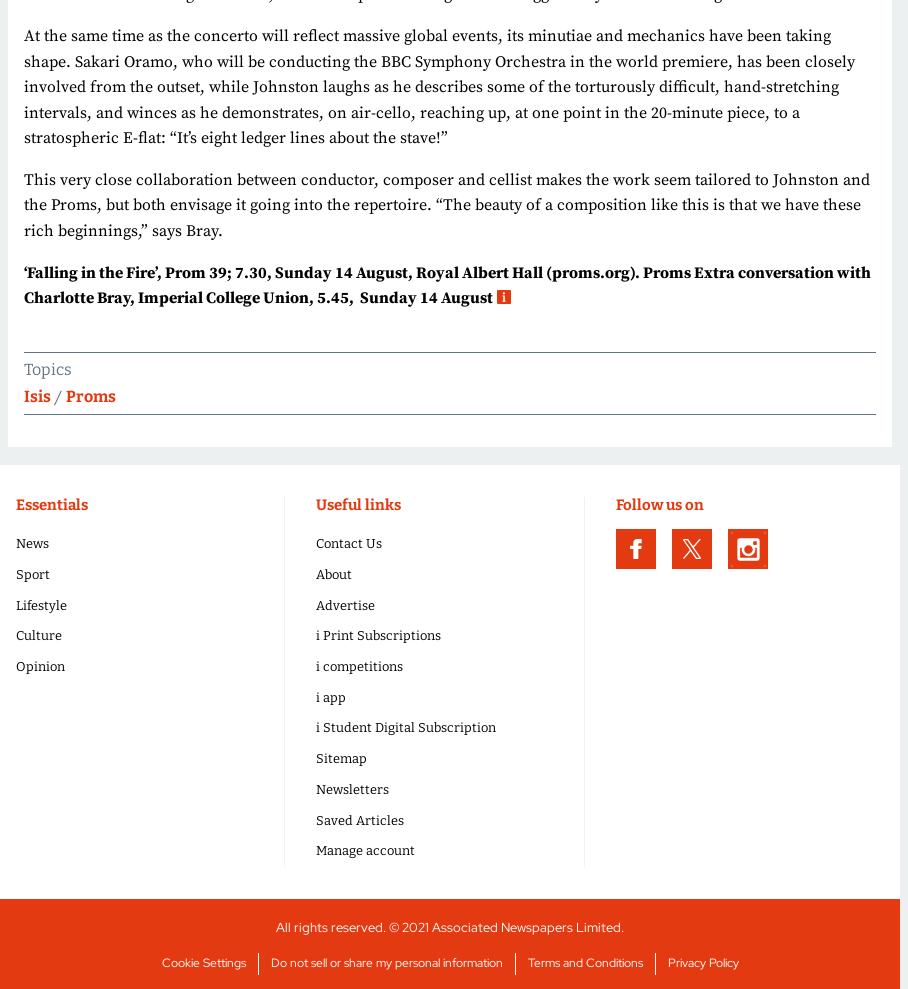 This screenshot has height=989, width=908. What do you see at coordinates (660, 504) in the screenshot?
I see `'Follow us on'` at bounding box center [660, 504].